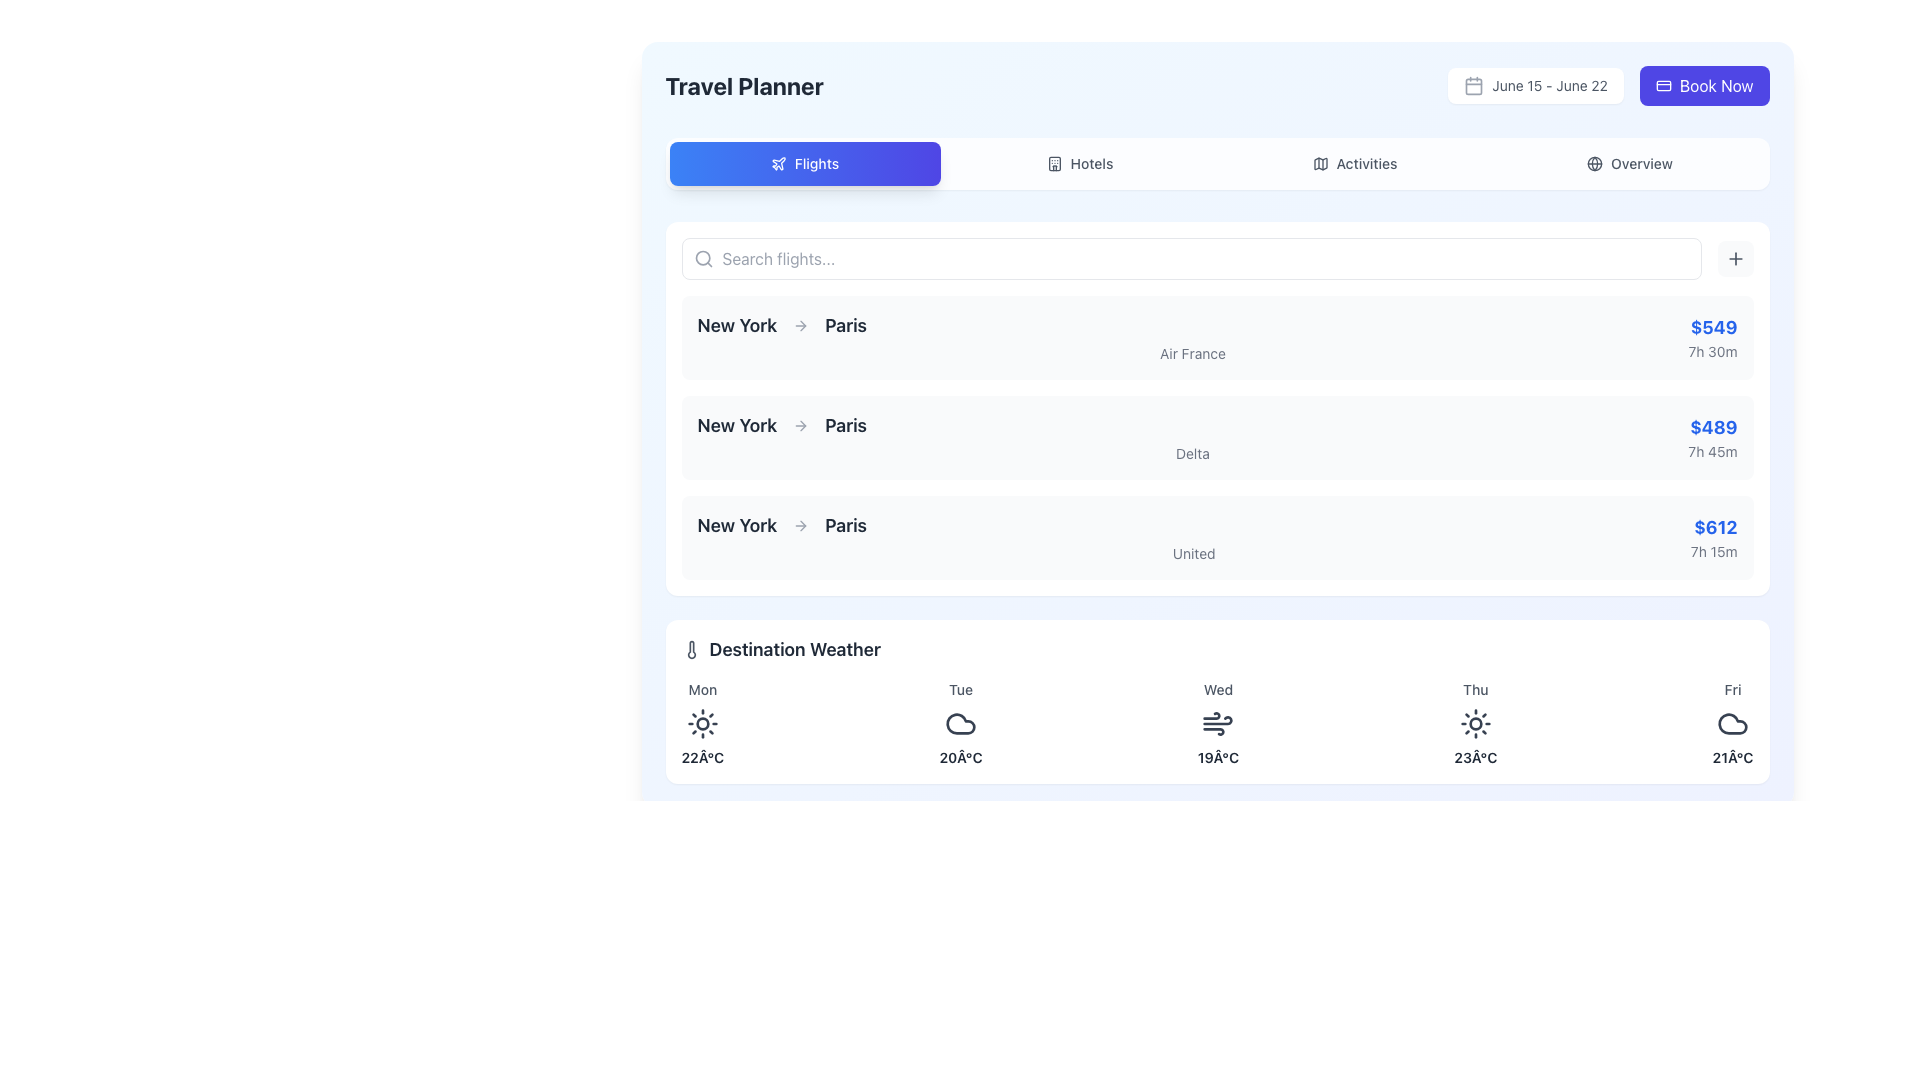  Describe the element at coordinates (1194, 554) in the screenshot. I see `the text label indicating the airline operating the flight, located below the 'New York → Paris' flight header within the third flight entry` at that location.